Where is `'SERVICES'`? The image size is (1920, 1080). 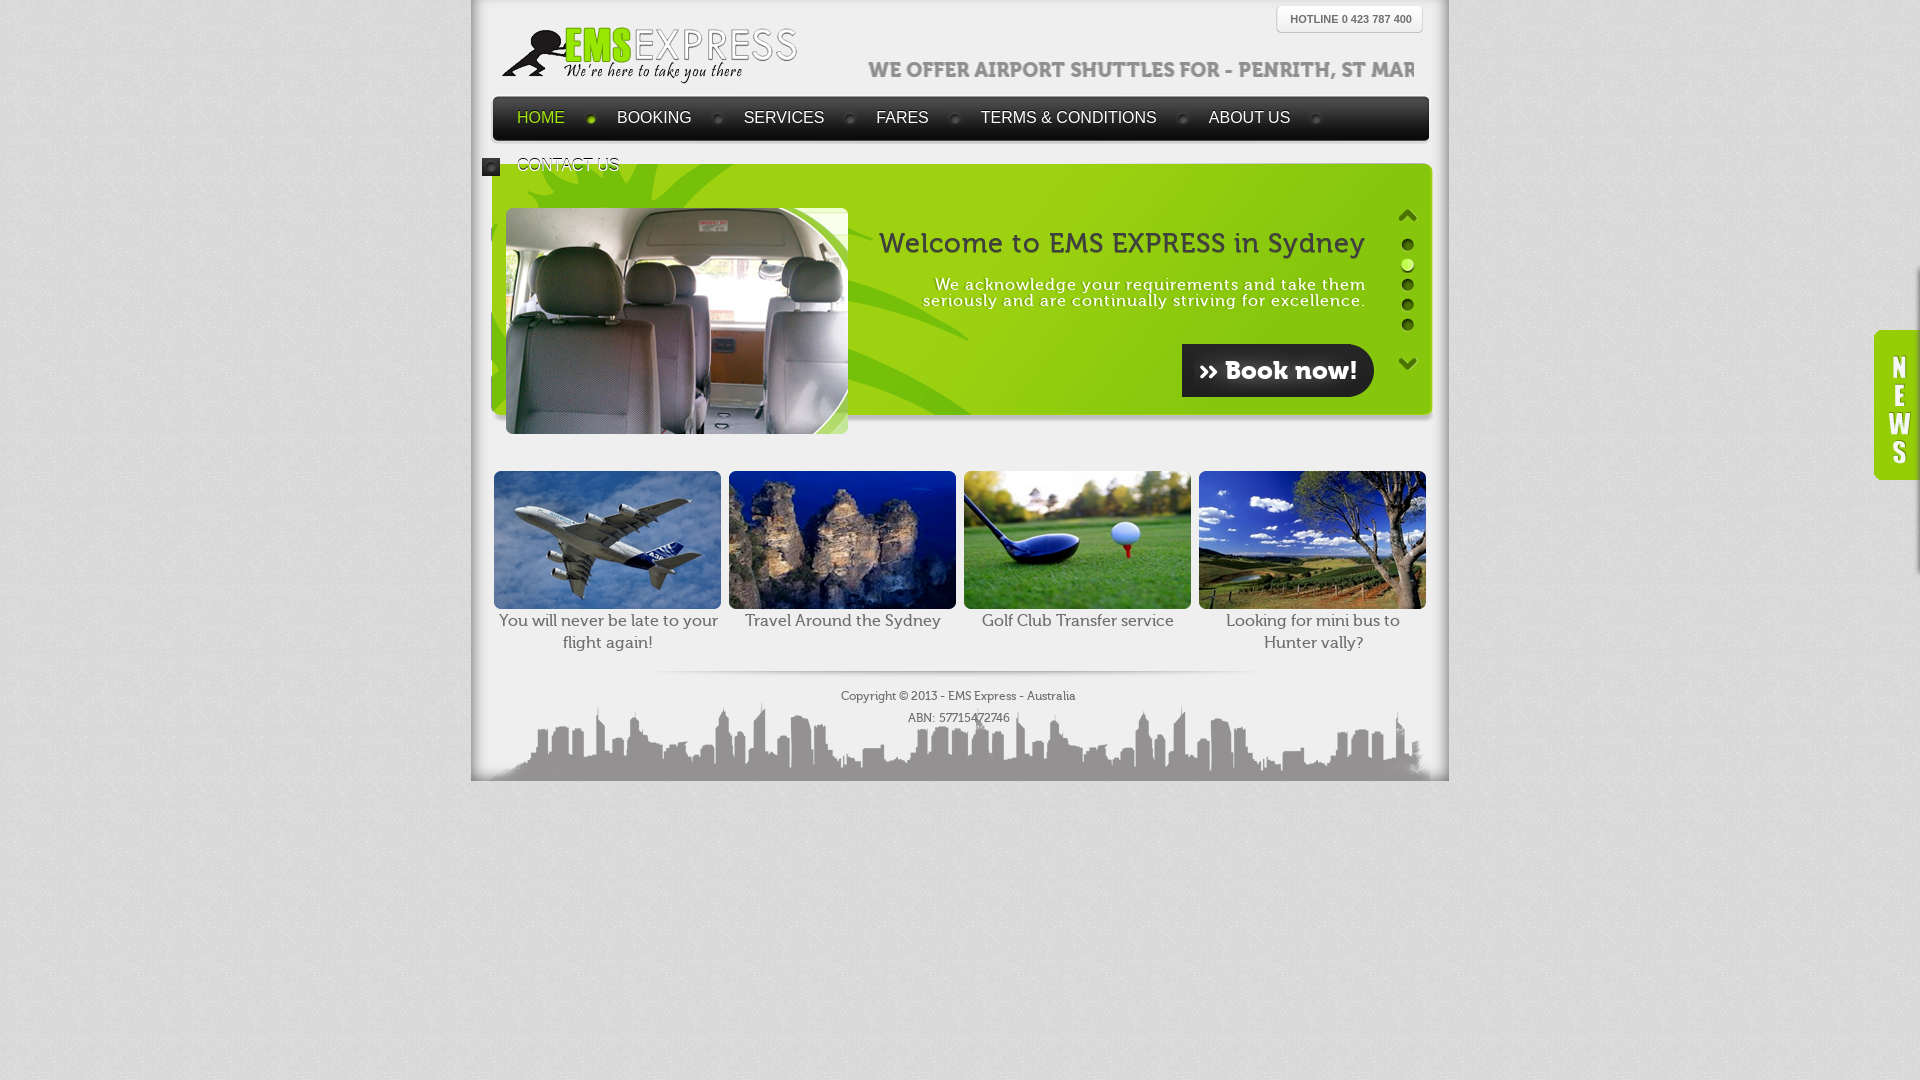
'SERVICES' is located at coordinates (789, 118).